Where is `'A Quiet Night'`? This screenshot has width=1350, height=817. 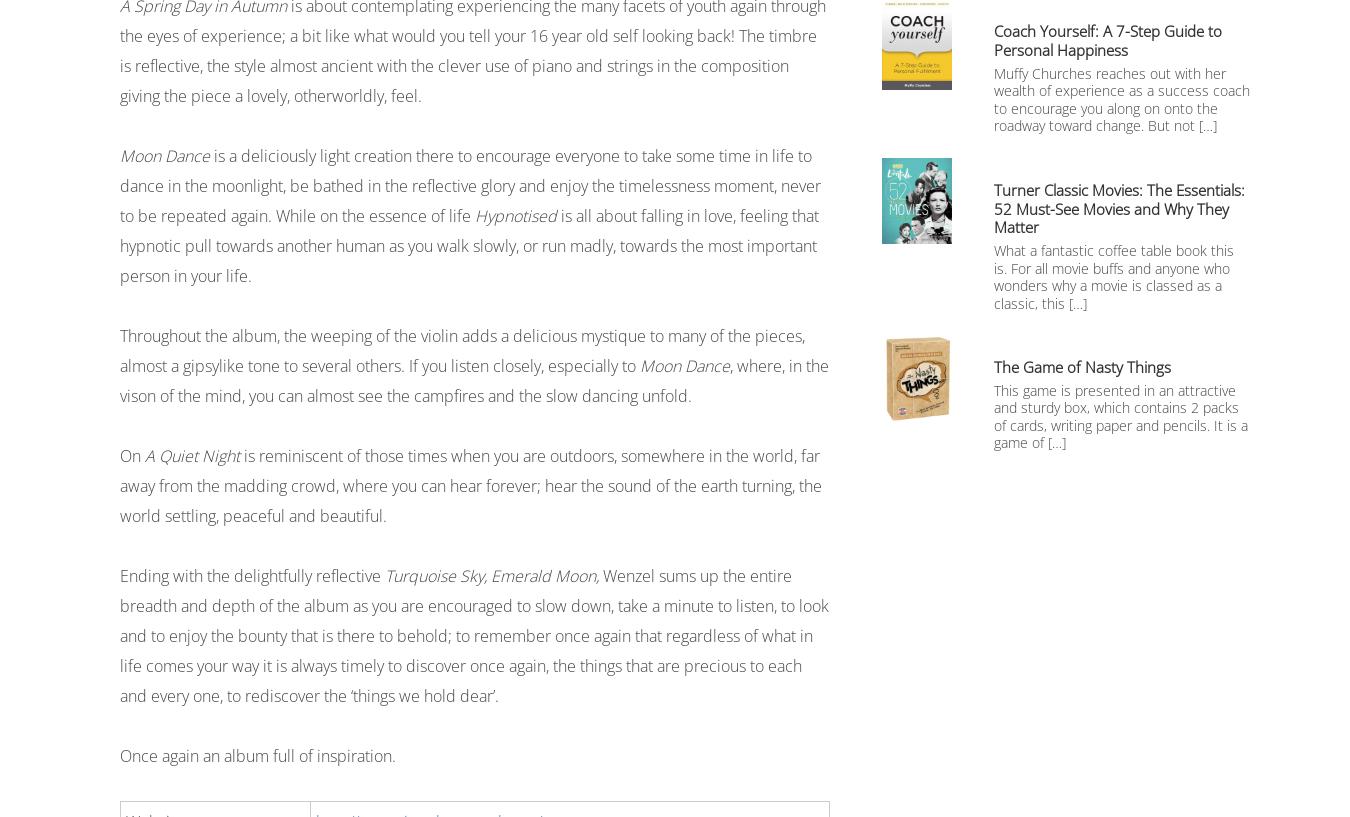 'A Quiet Night' is located at coordinates (144, 455).